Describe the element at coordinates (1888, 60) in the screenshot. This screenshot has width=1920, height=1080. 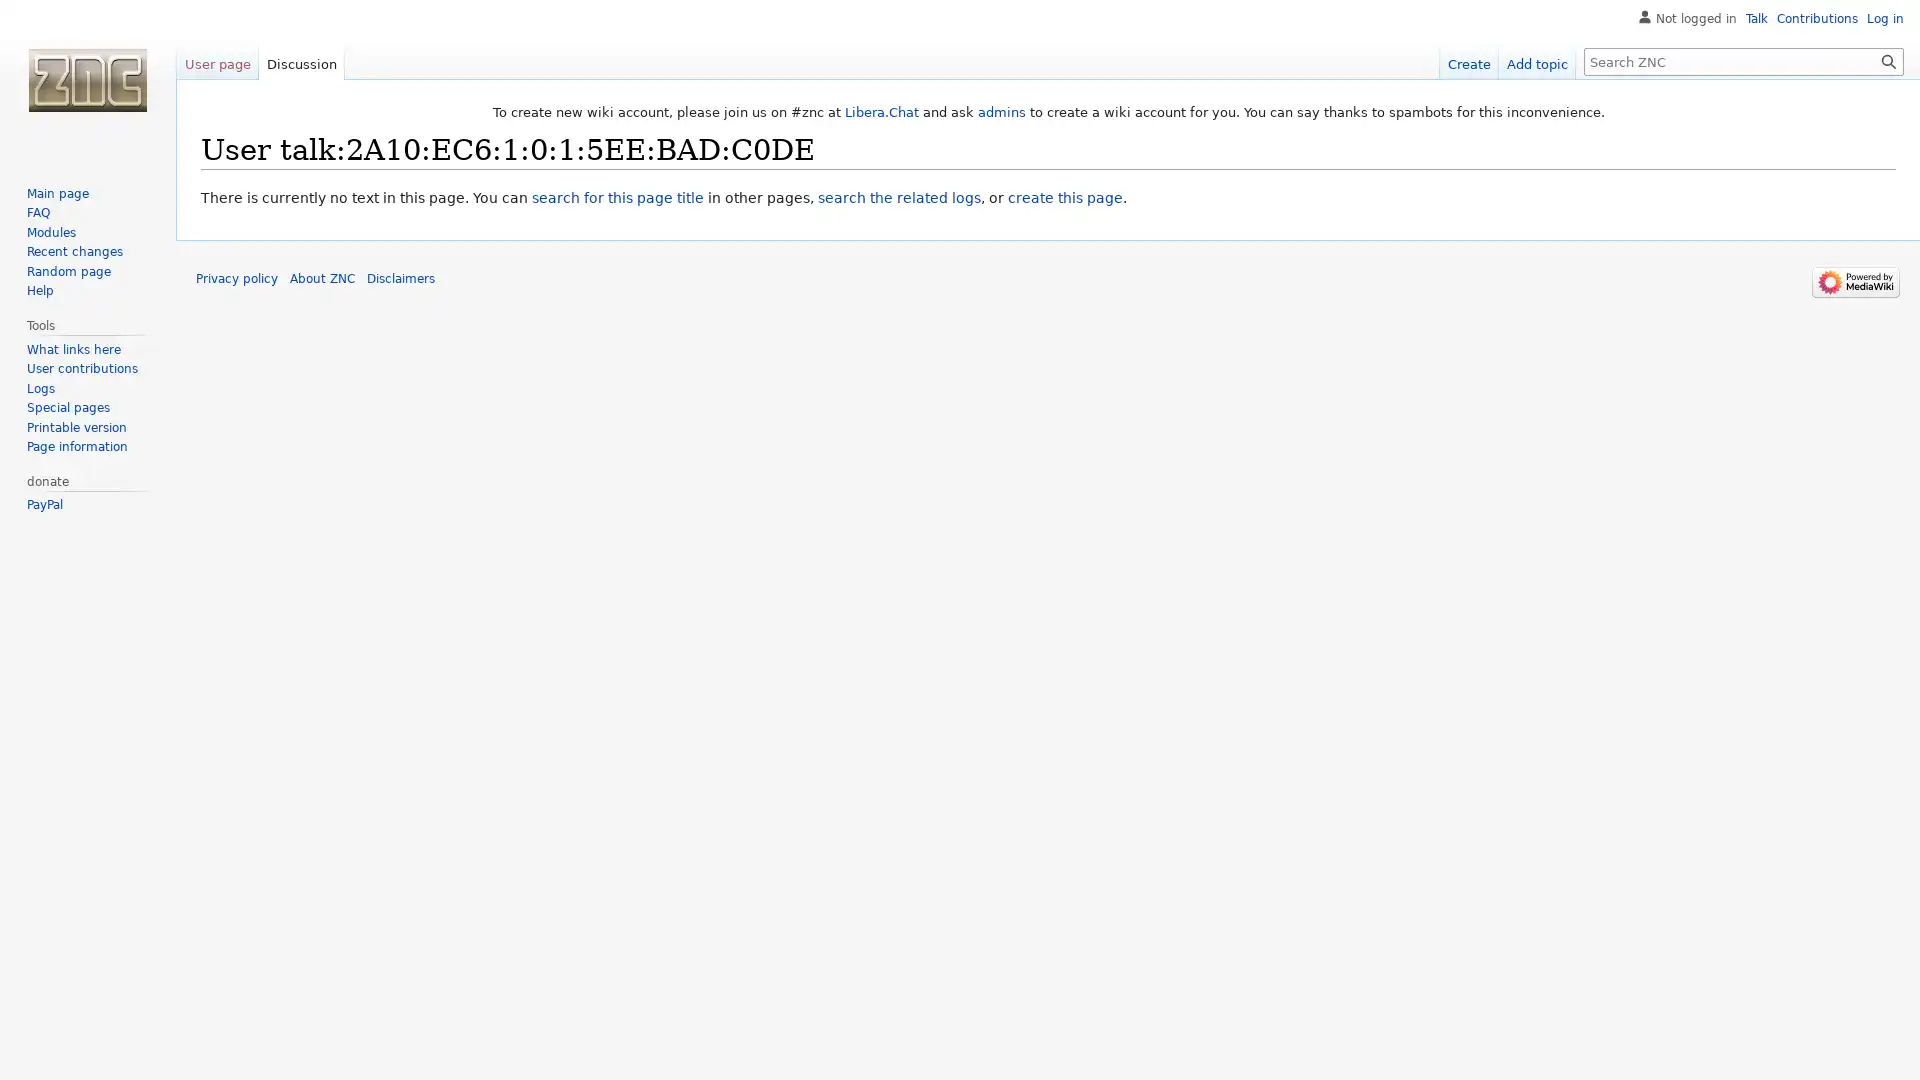
I see `Go` at that location.